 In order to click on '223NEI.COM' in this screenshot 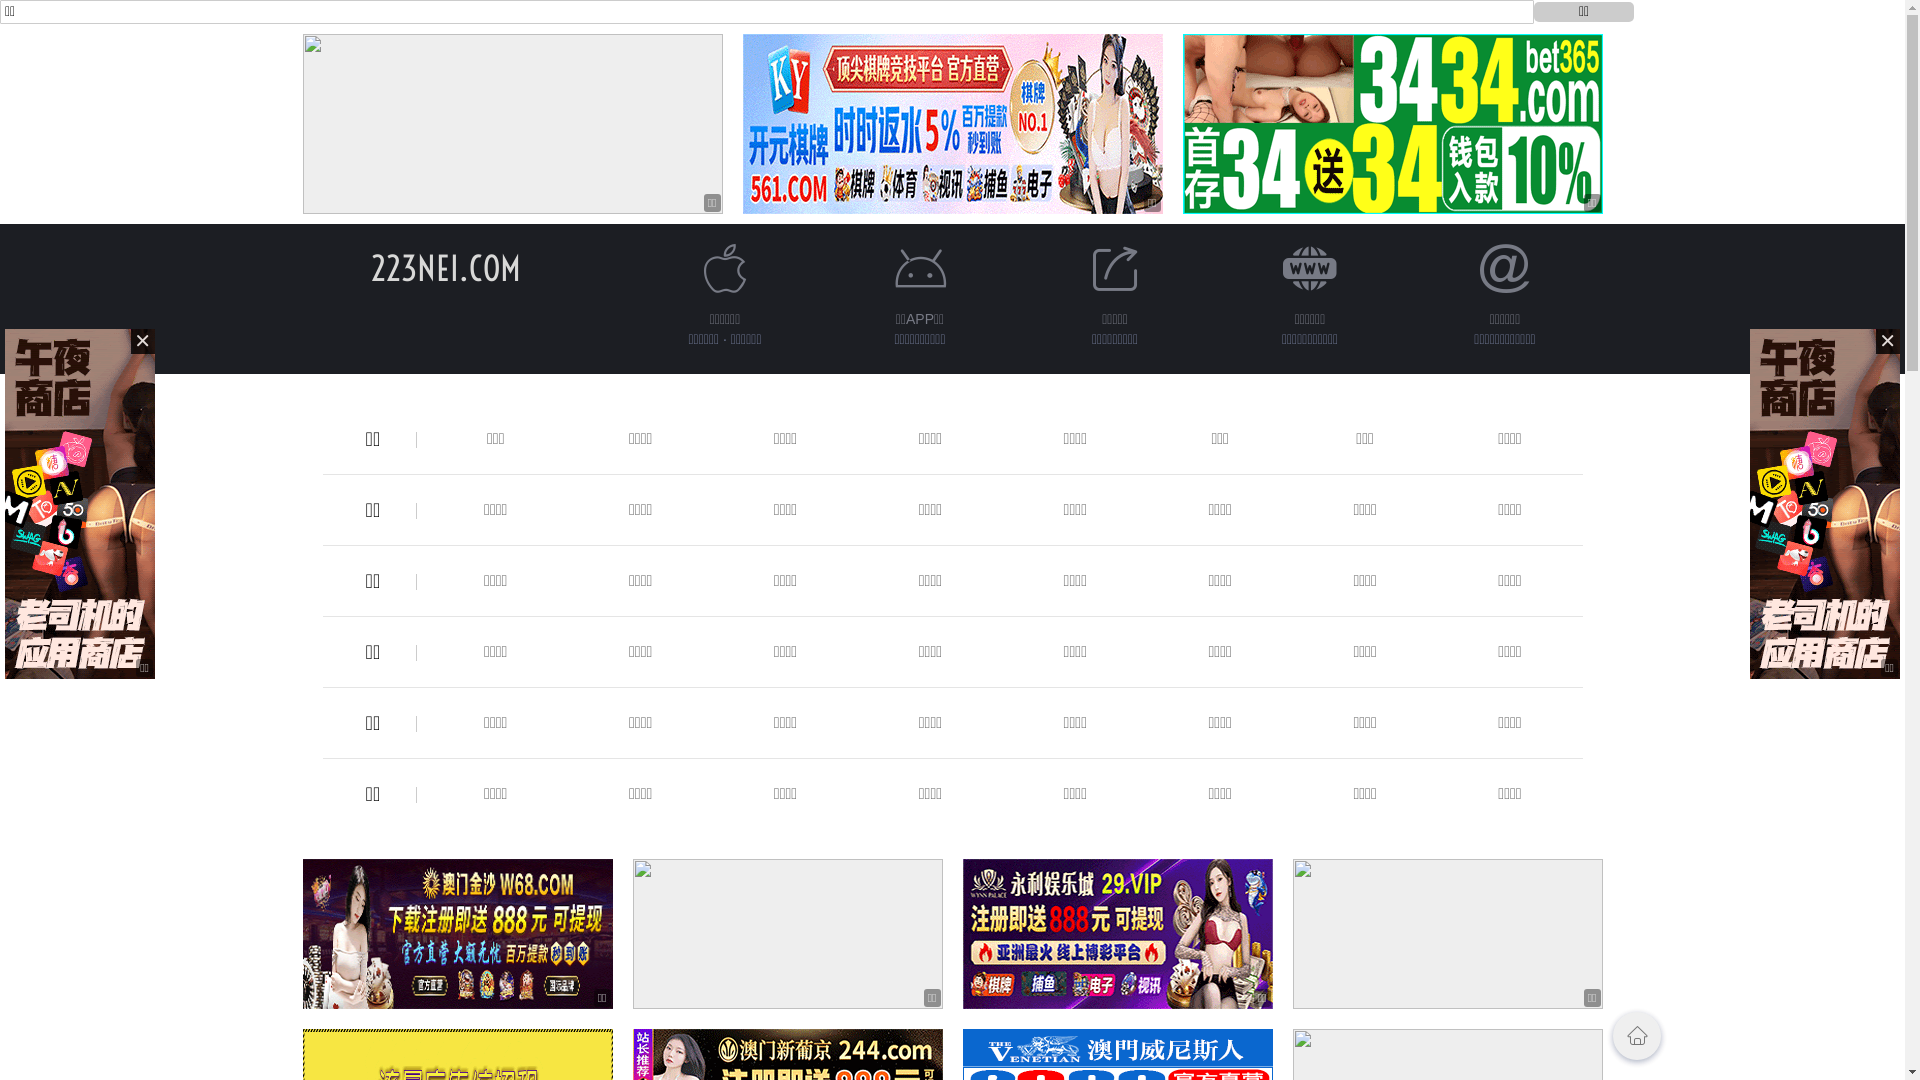, I will do `click(444, 267)`.